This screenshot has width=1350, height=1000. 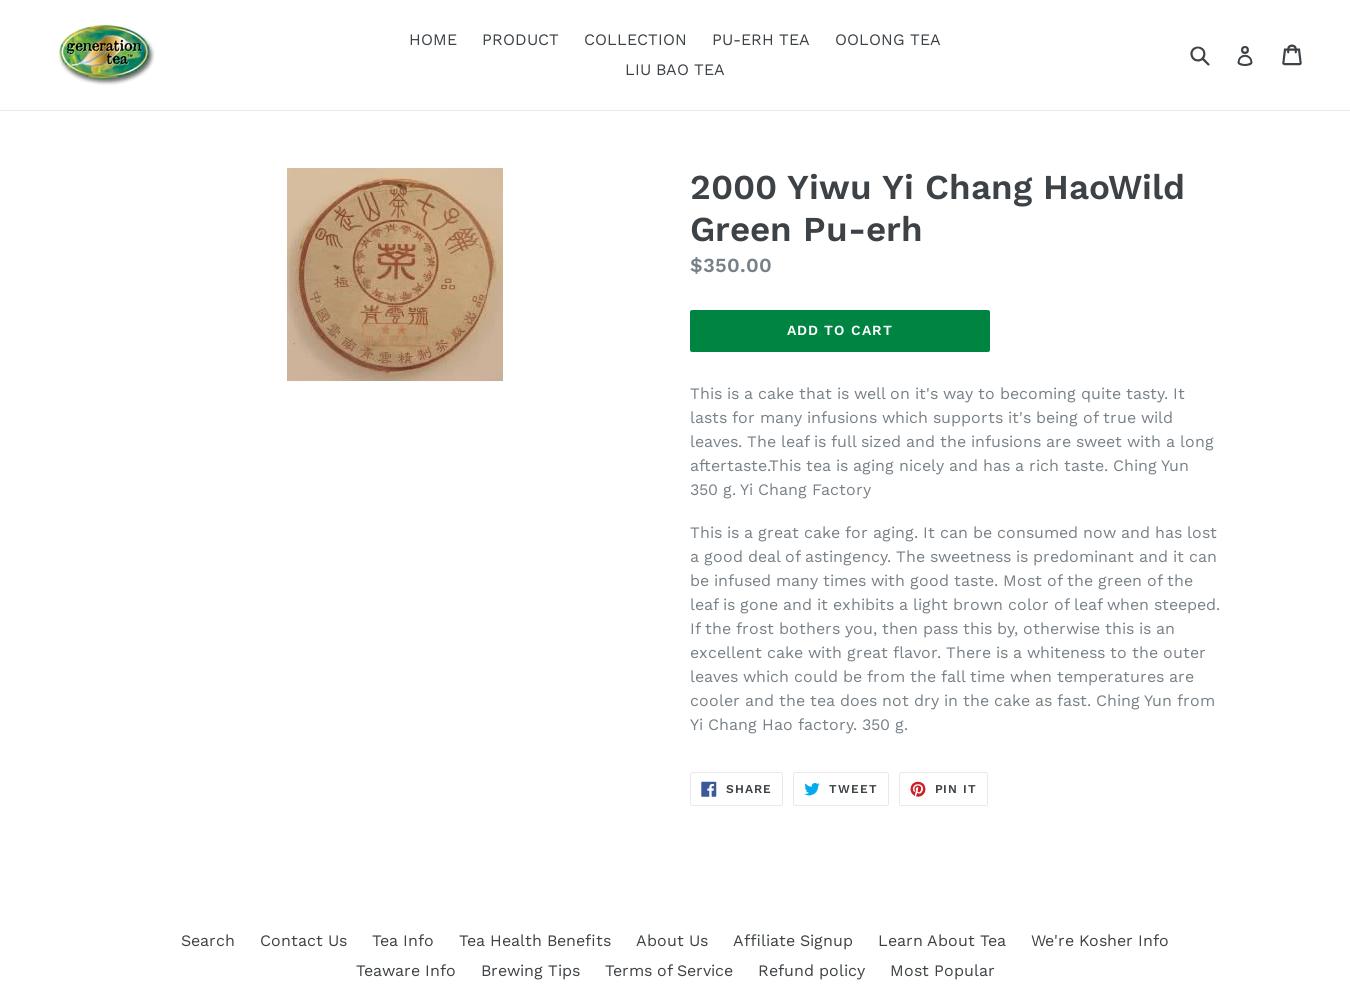 What do you see at coordinates (810, 969) in the screenshot?
I see `'Refund policy'` at bounding box center [810, 969].